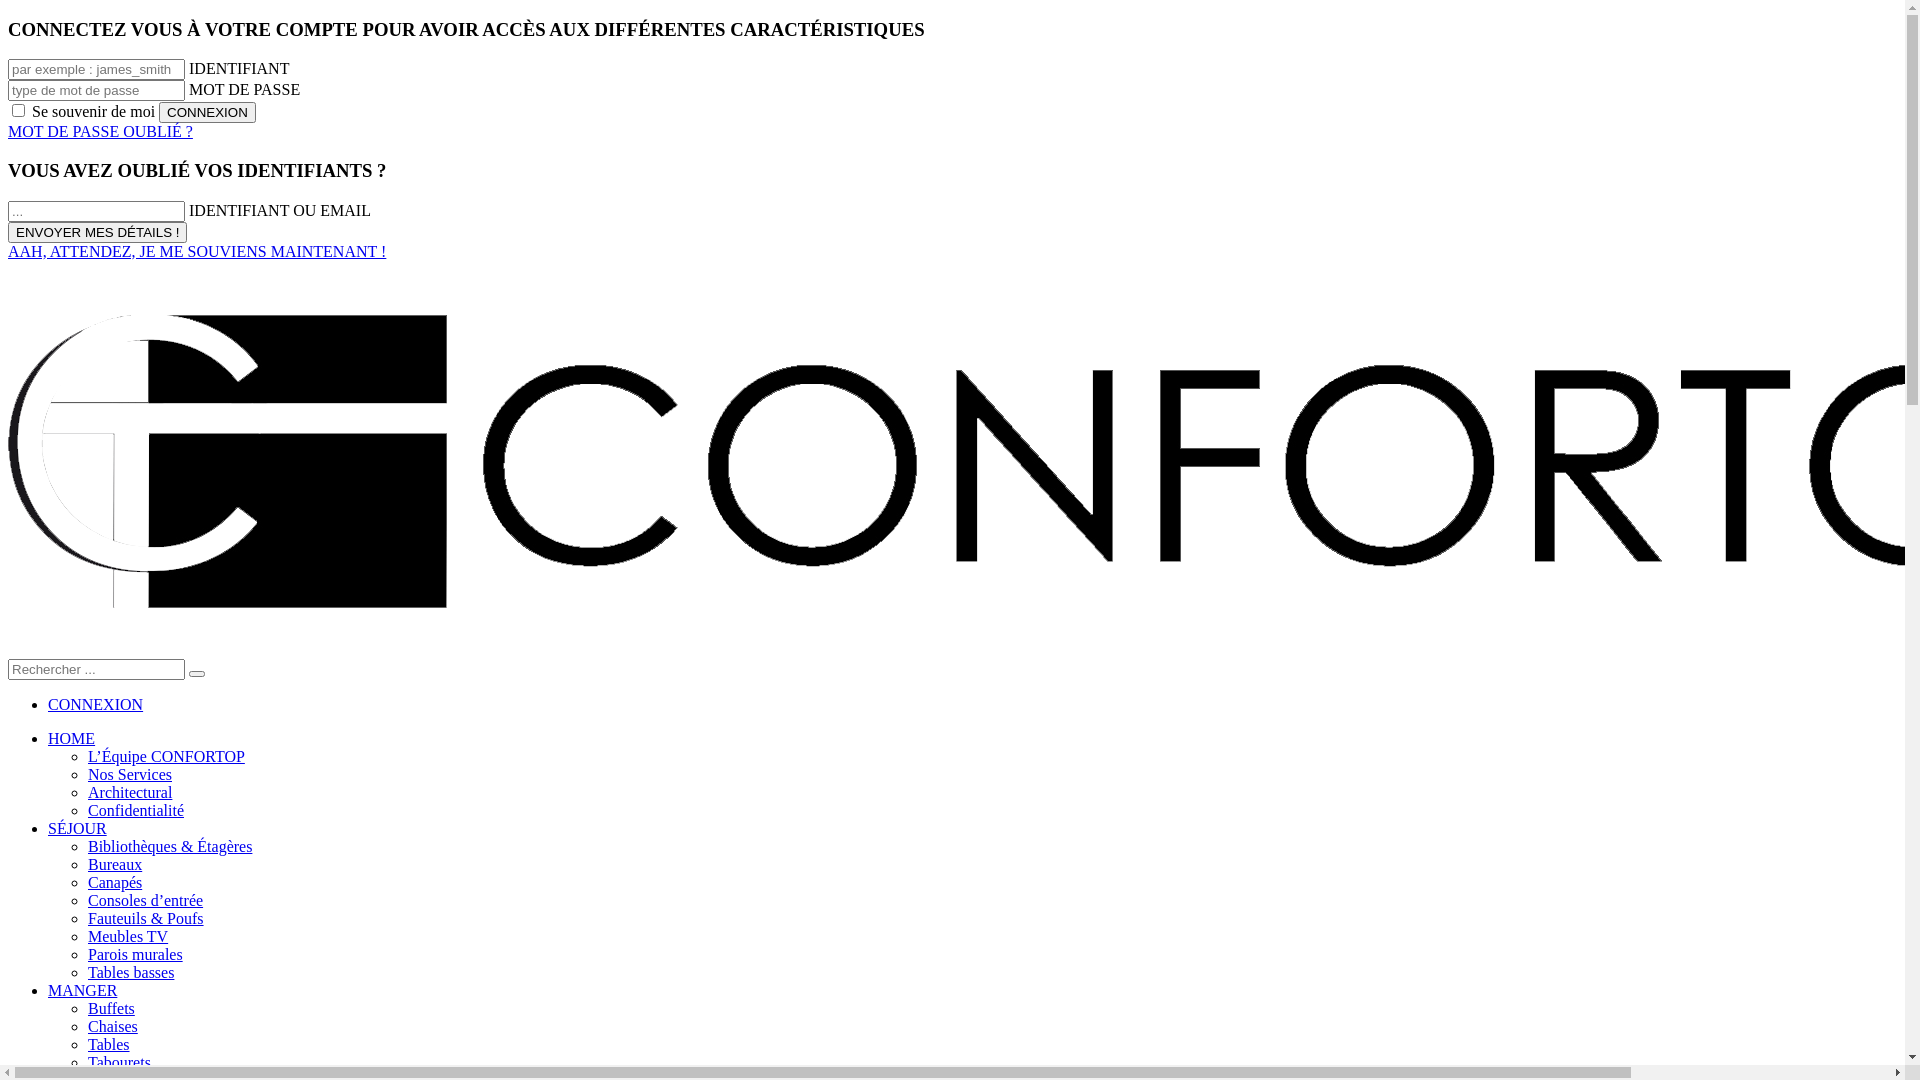 The image size is (1920, 1080). I want to click on 'Chaises', so click(86, 1026).